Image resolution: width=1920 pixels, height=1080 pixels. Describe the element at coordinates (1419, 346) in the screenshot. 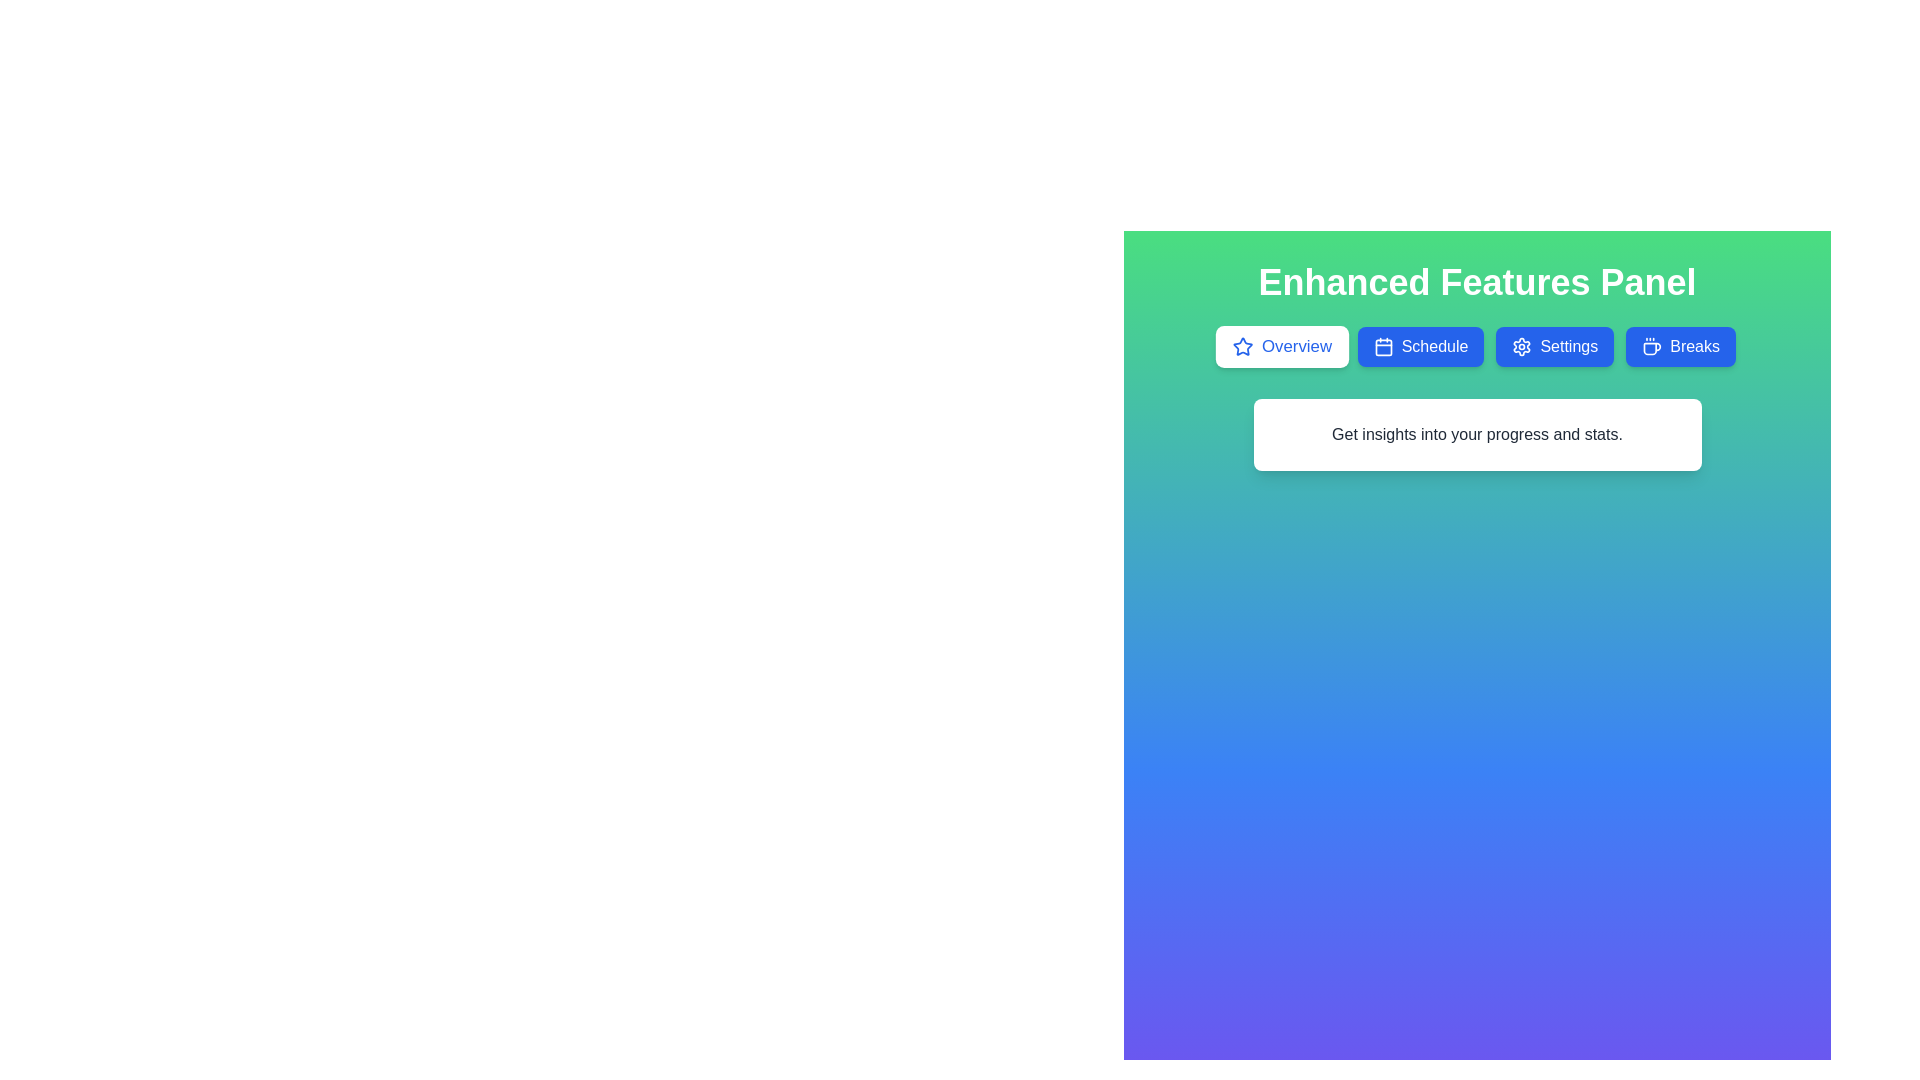

I see `the second button in the horizontal group (labeled 'Schedule') located below the 'Enhanced Features Panel' to trigger hover effects` at that location.